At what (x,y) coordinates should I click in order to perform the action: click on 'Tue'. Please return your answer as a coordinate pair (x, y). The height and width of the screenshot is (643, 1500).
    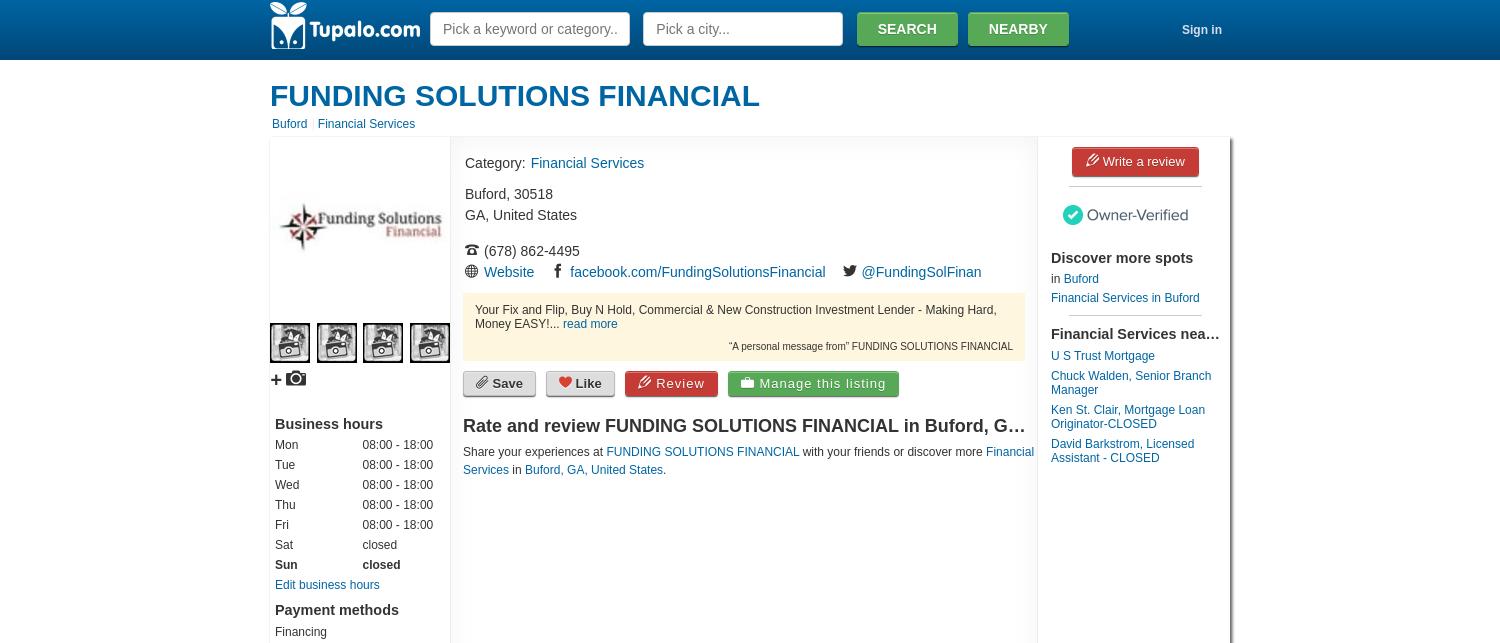
    Looking at the image, I should click on (274, 464).